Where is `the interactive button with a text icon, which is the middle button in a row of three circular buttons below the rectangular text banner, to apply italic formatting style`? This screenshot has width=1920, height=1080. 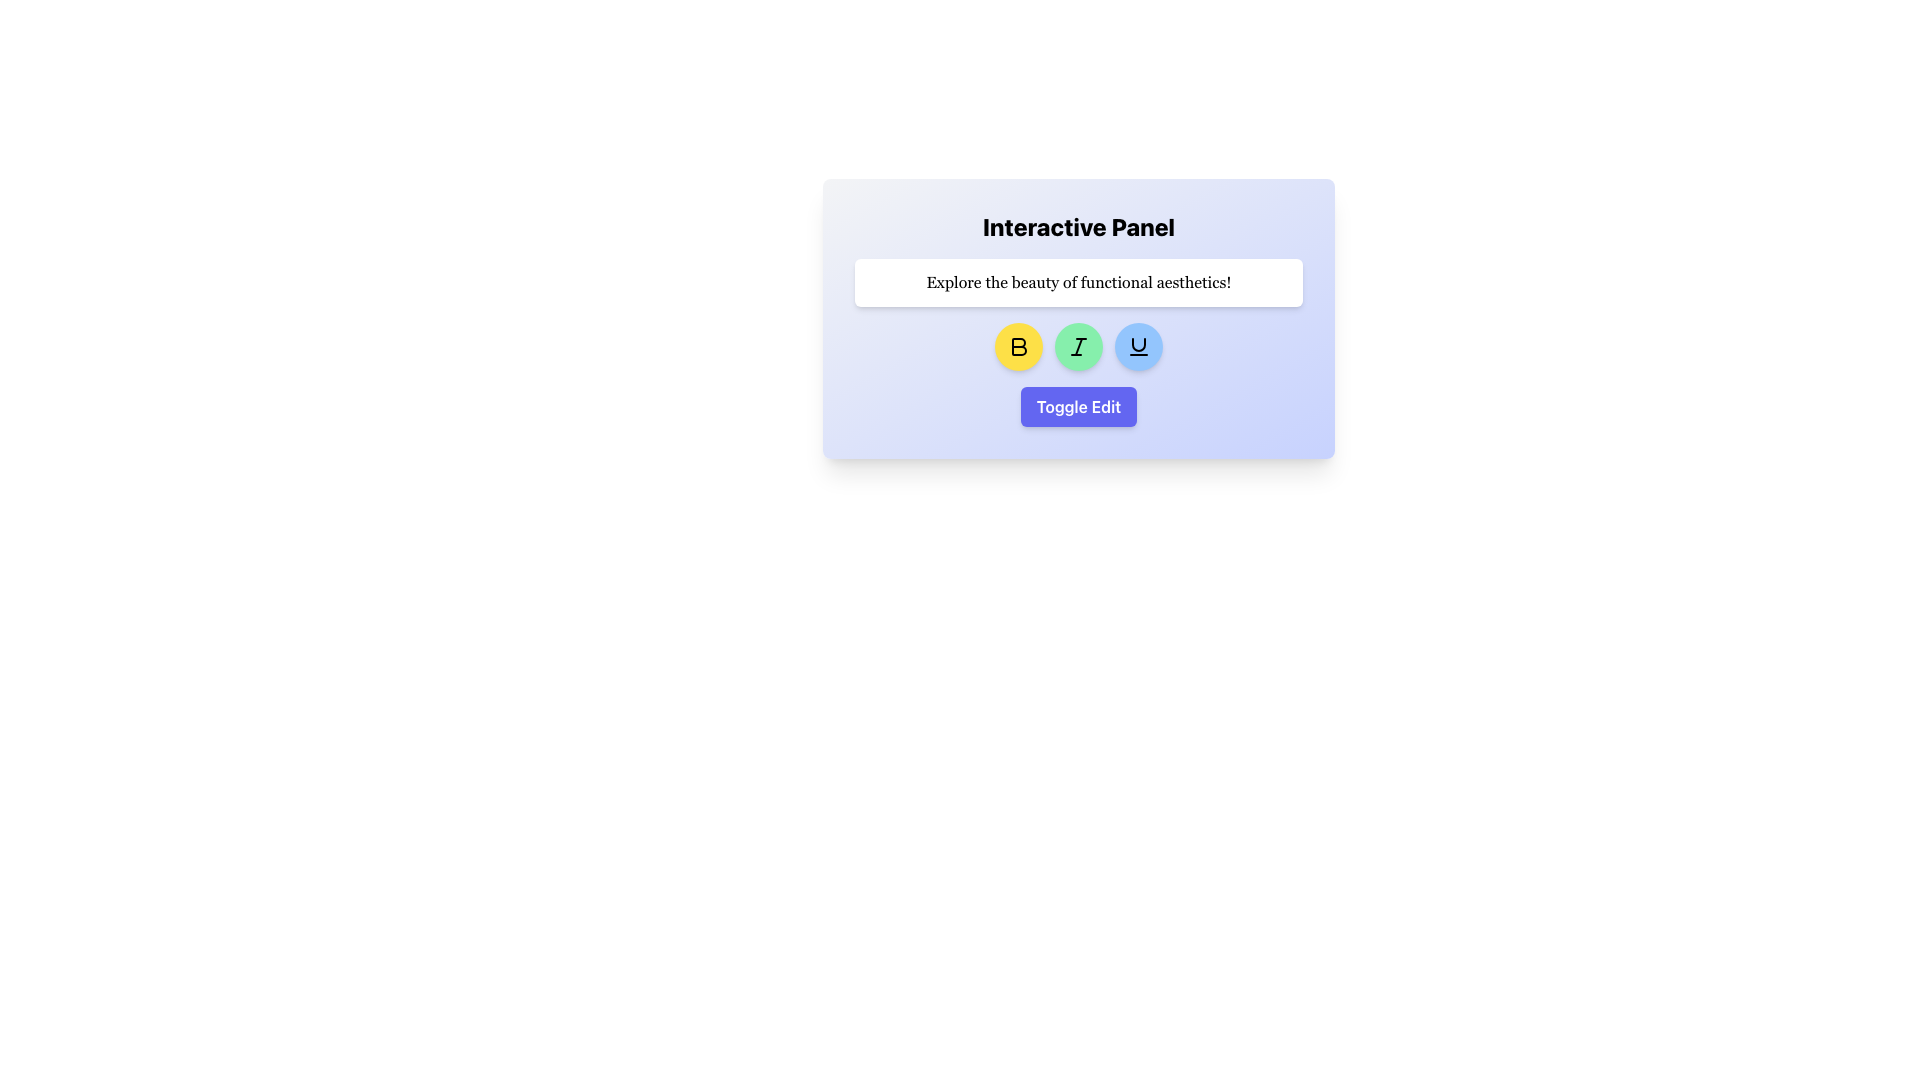
the interactive button with a text icon, which is the middle button in a row of three circular buttons below the rectangular text banner, to apply italic formatting style is located at coordinates (1078, 318).